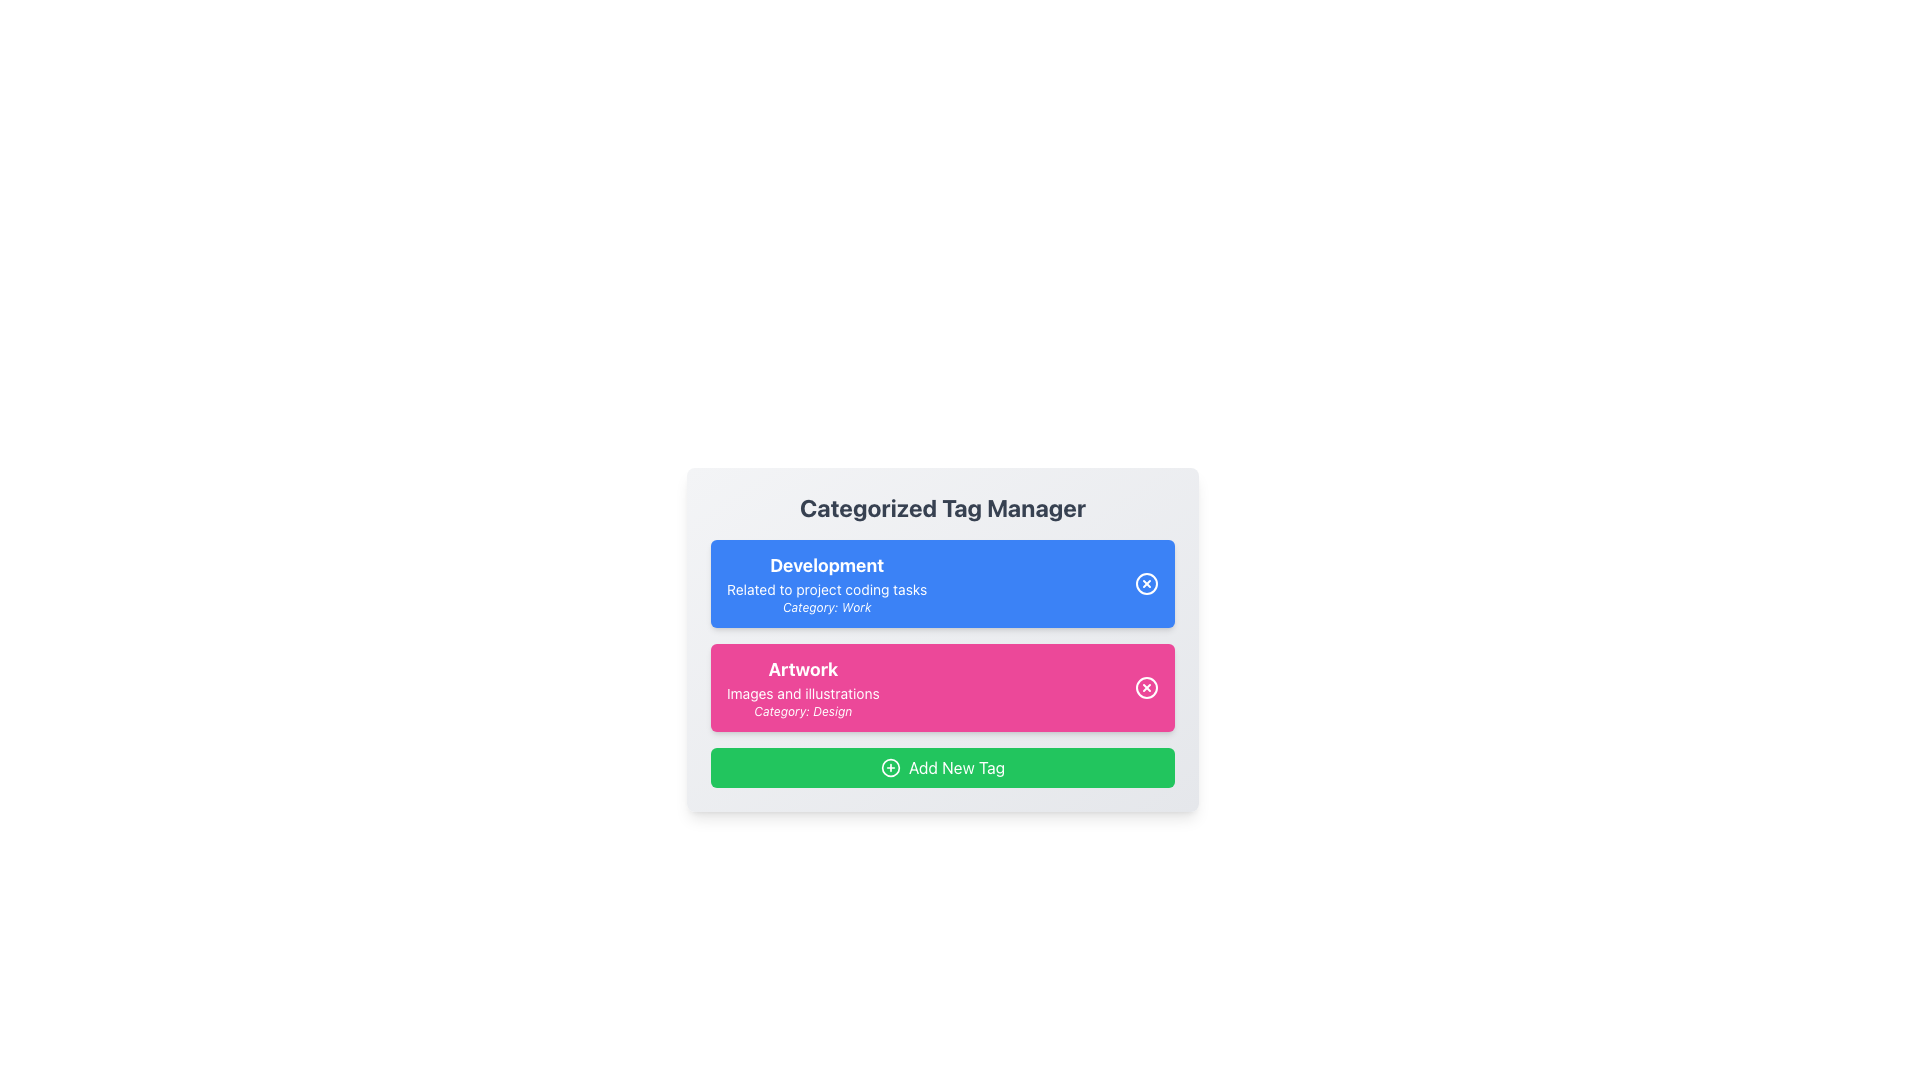 The height and width of the screenshot is (1080, 1920). What do you see at coordinates (941, 766) in the screenshot?
I see `the button located at the bottom of the 'Categorized Tag Manager' card component` at bounding box center [941, 766].